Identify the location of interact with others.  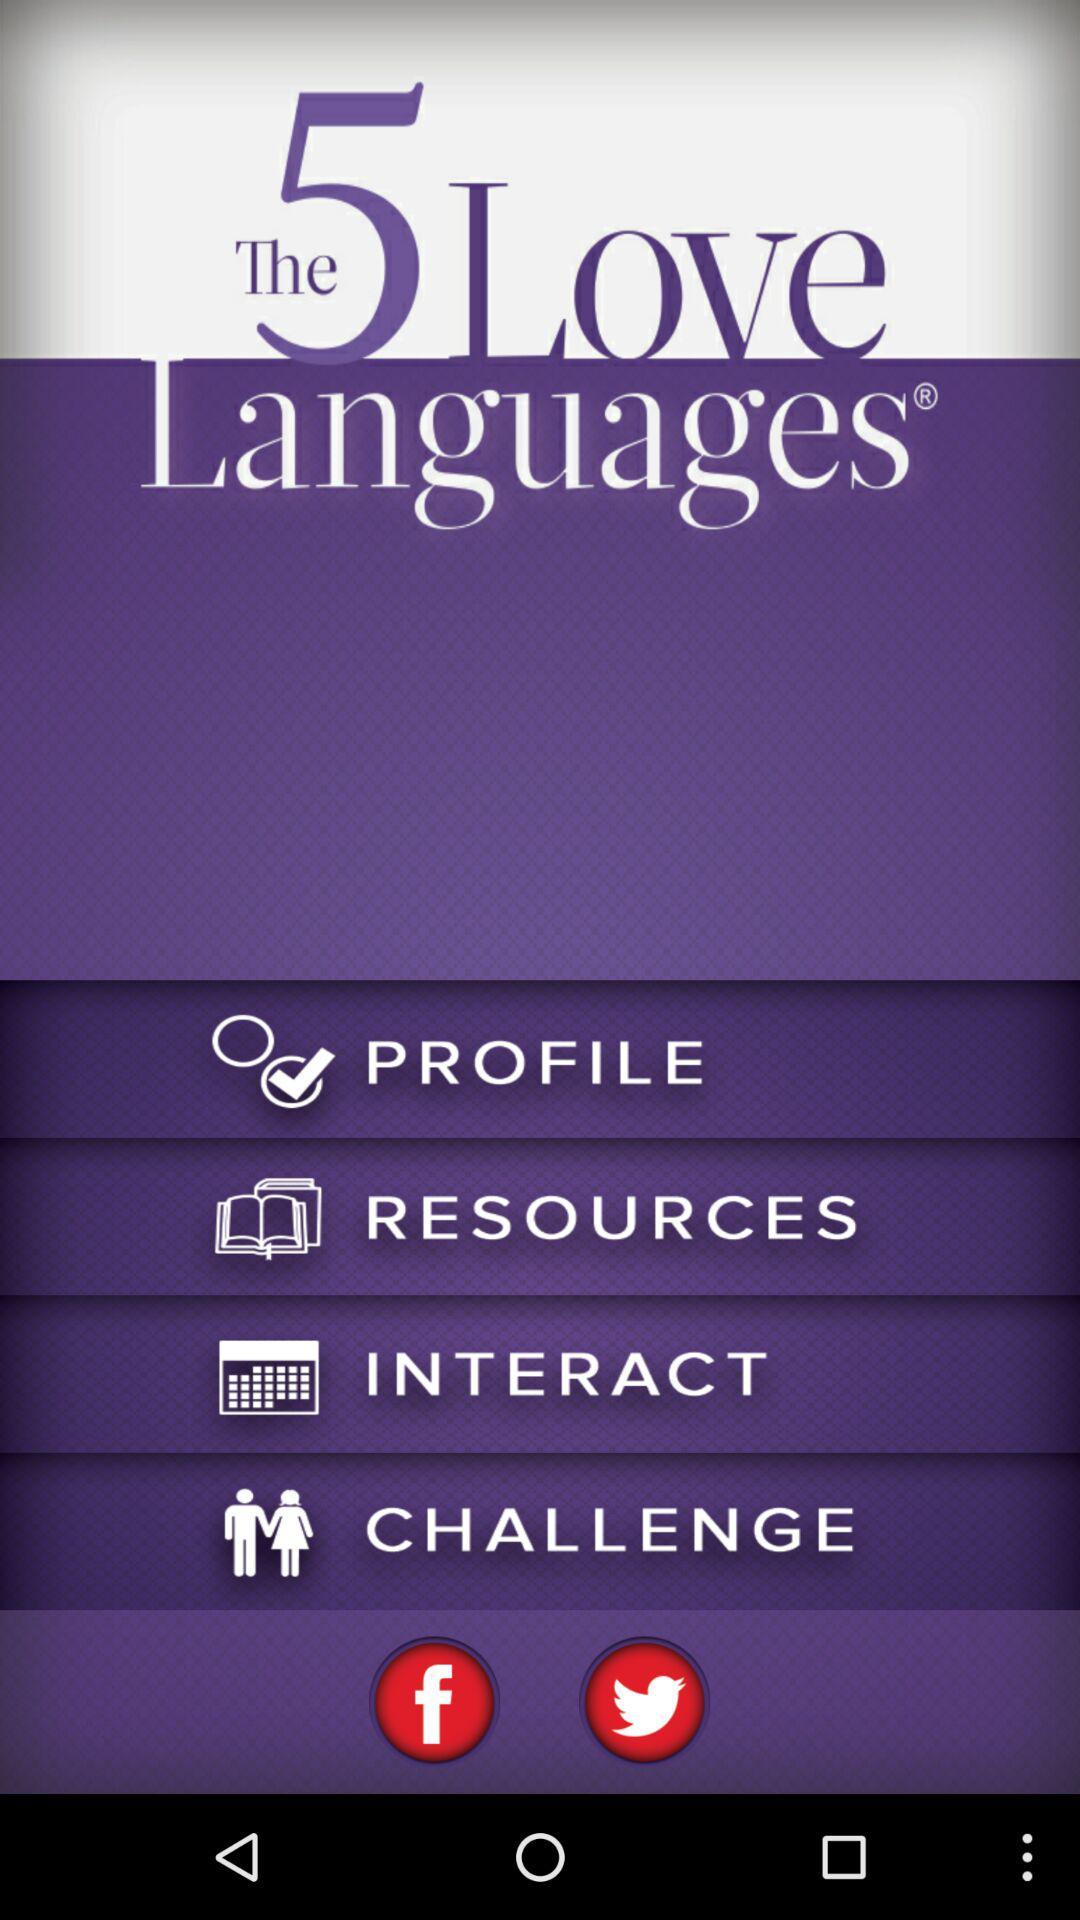
(540, 1372).